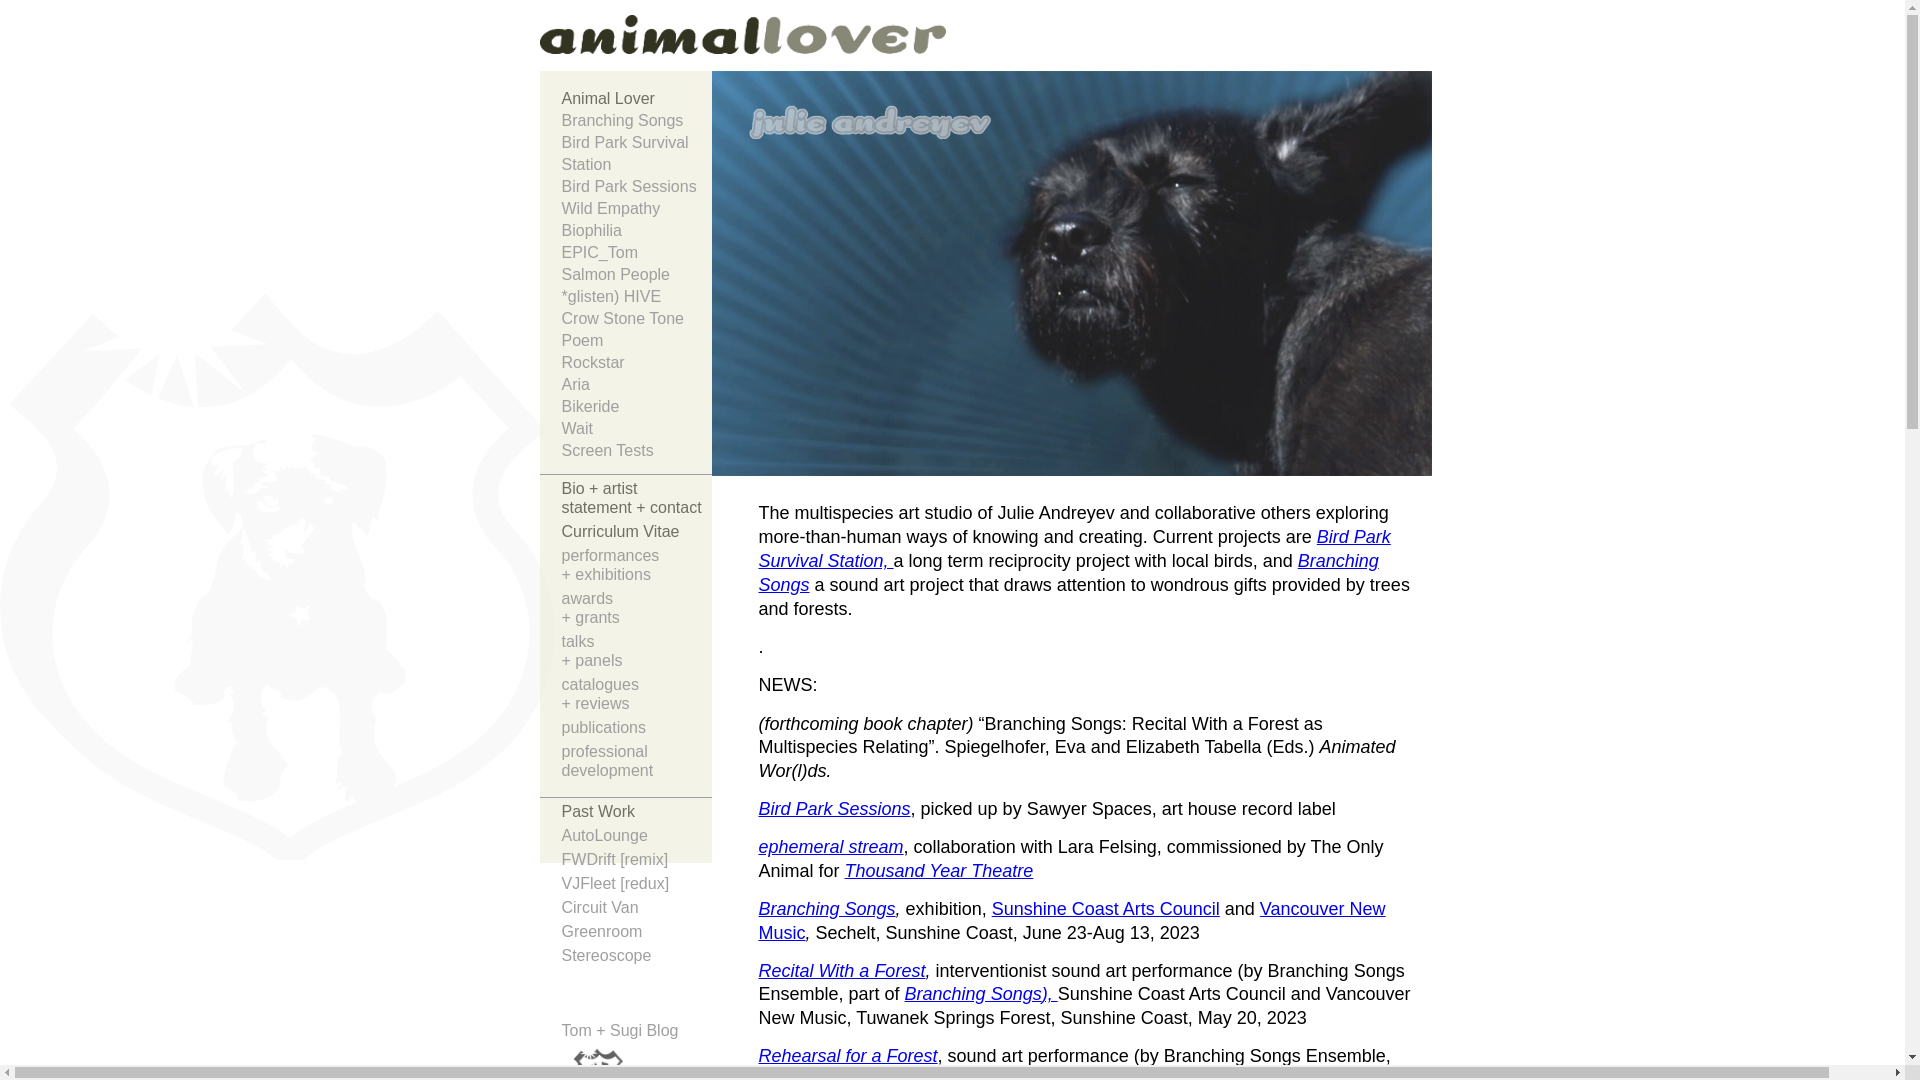 The image size is (1920, 1080). I want to click on 'Curriculum Vitae', so click(636, 532).